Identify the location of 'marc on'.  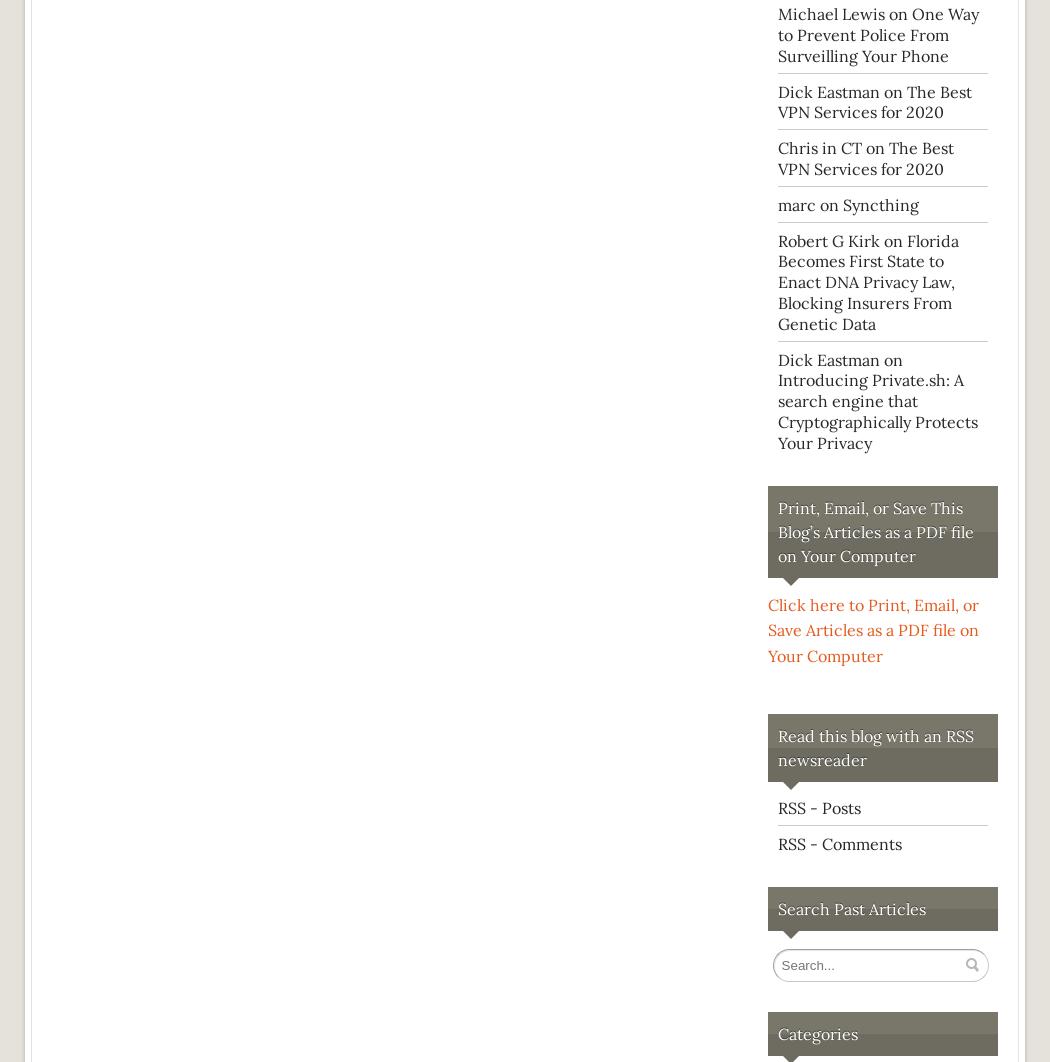
(809, 204).